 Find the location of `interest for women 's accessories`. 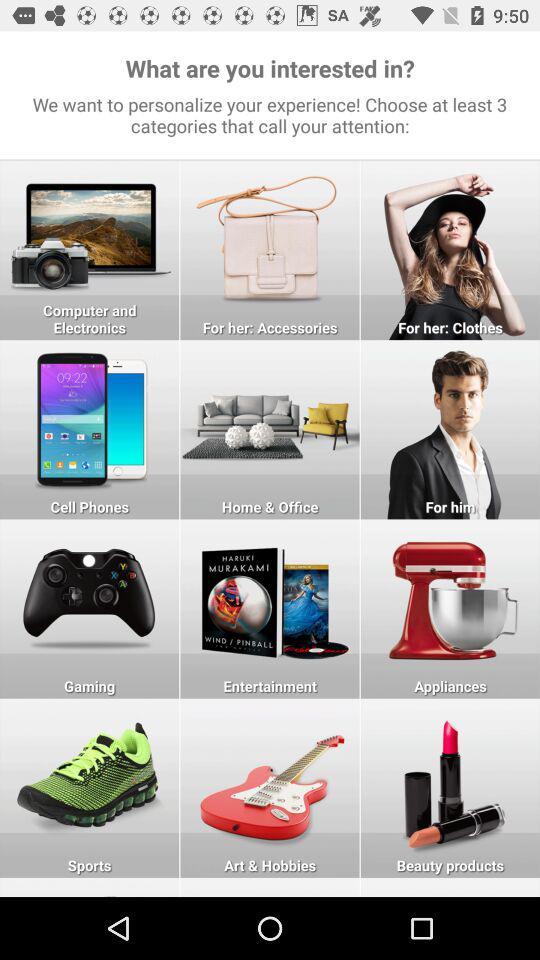

interest for women 's accessories is located at coordinates (270, 249).